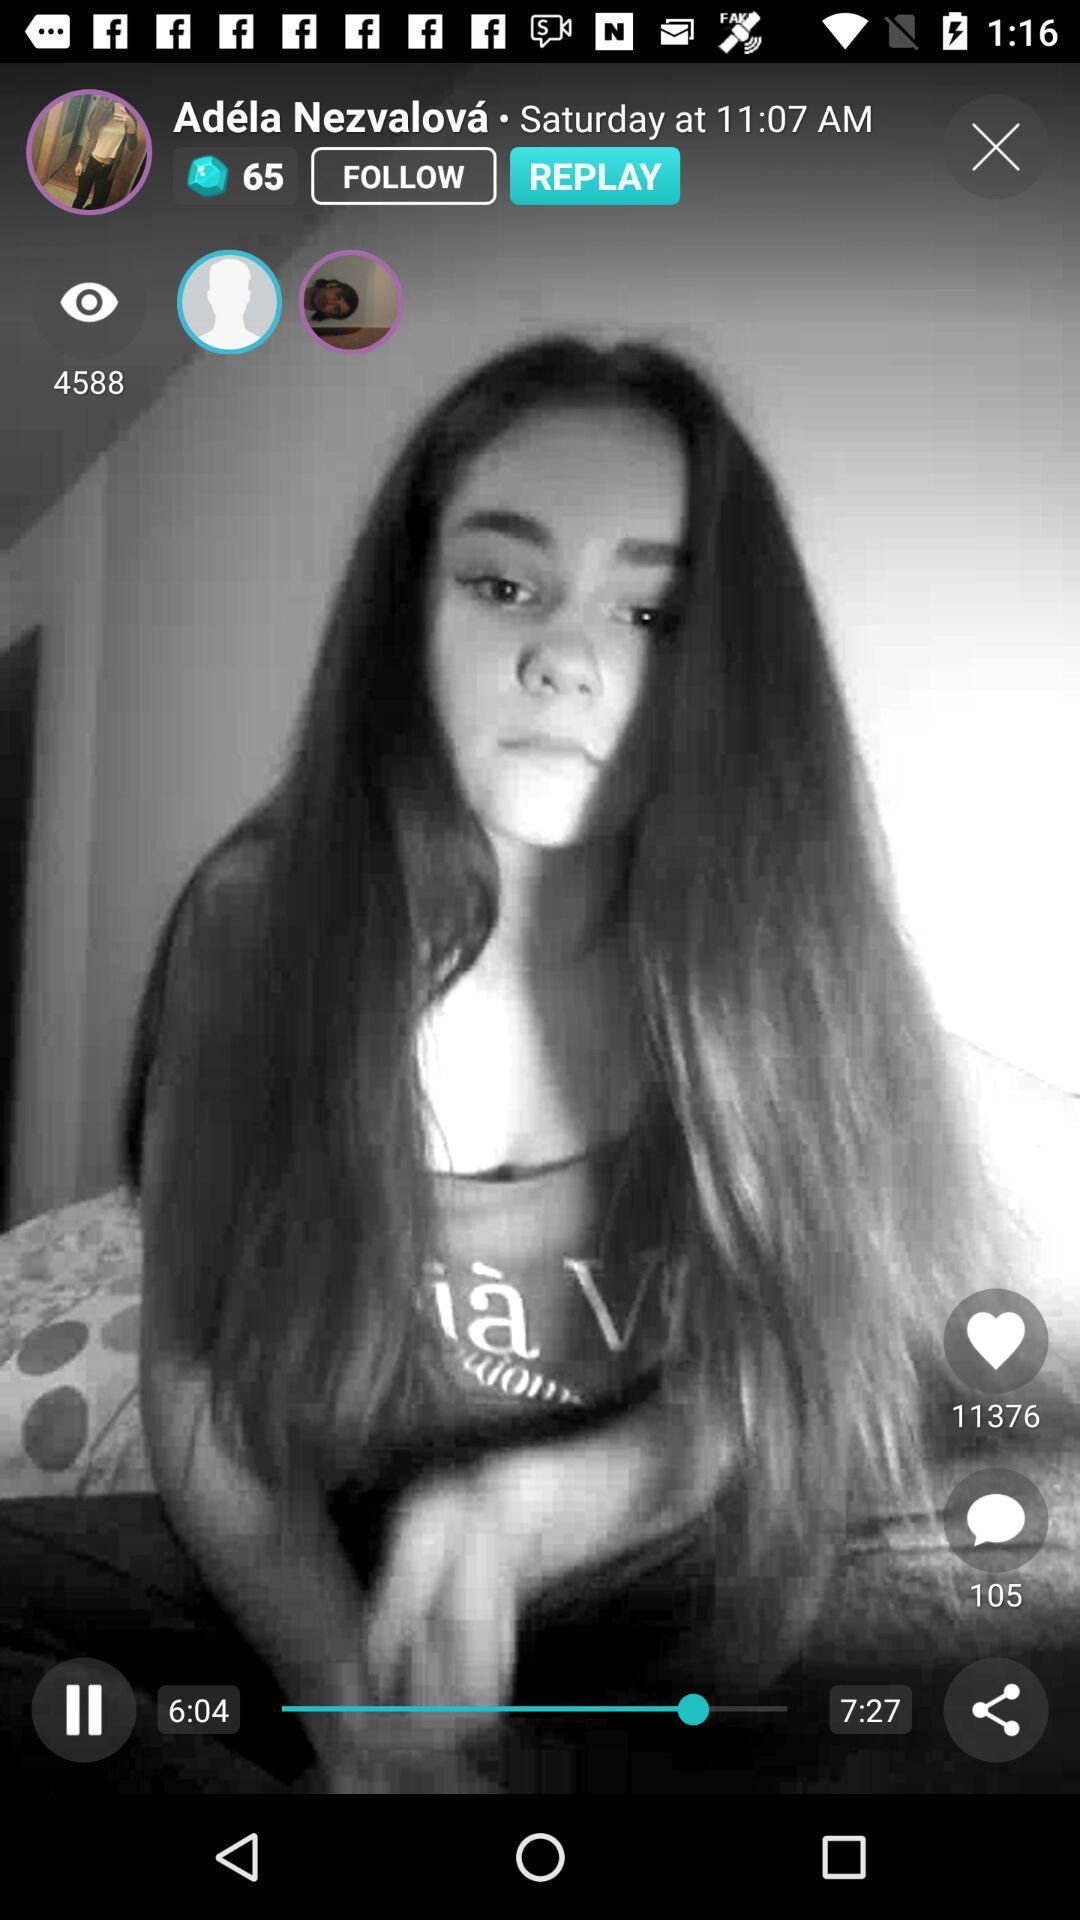 This screenshot has width=1080, height=1920. I want to click on click the profile, so click(228, 301).